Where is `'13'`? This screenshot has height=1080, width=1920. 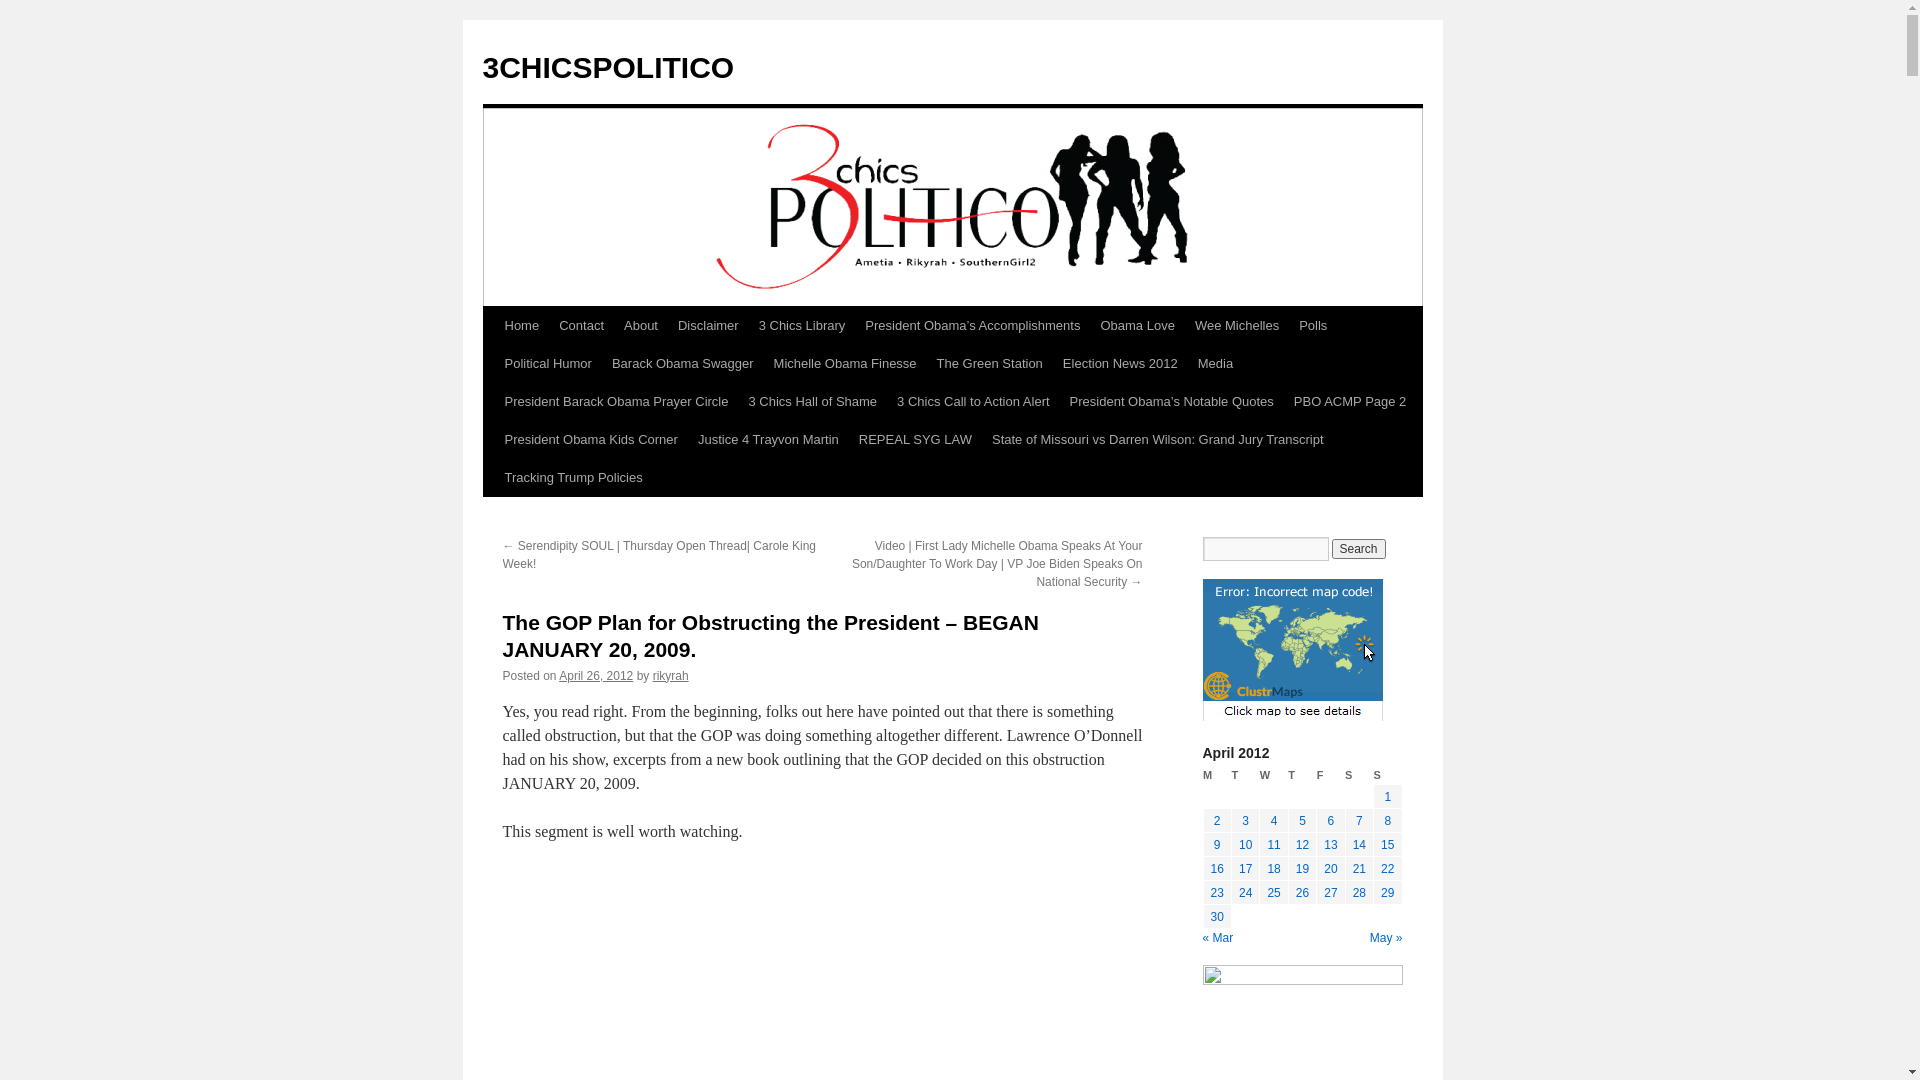 '13' is located at coordinates (1330, 844).